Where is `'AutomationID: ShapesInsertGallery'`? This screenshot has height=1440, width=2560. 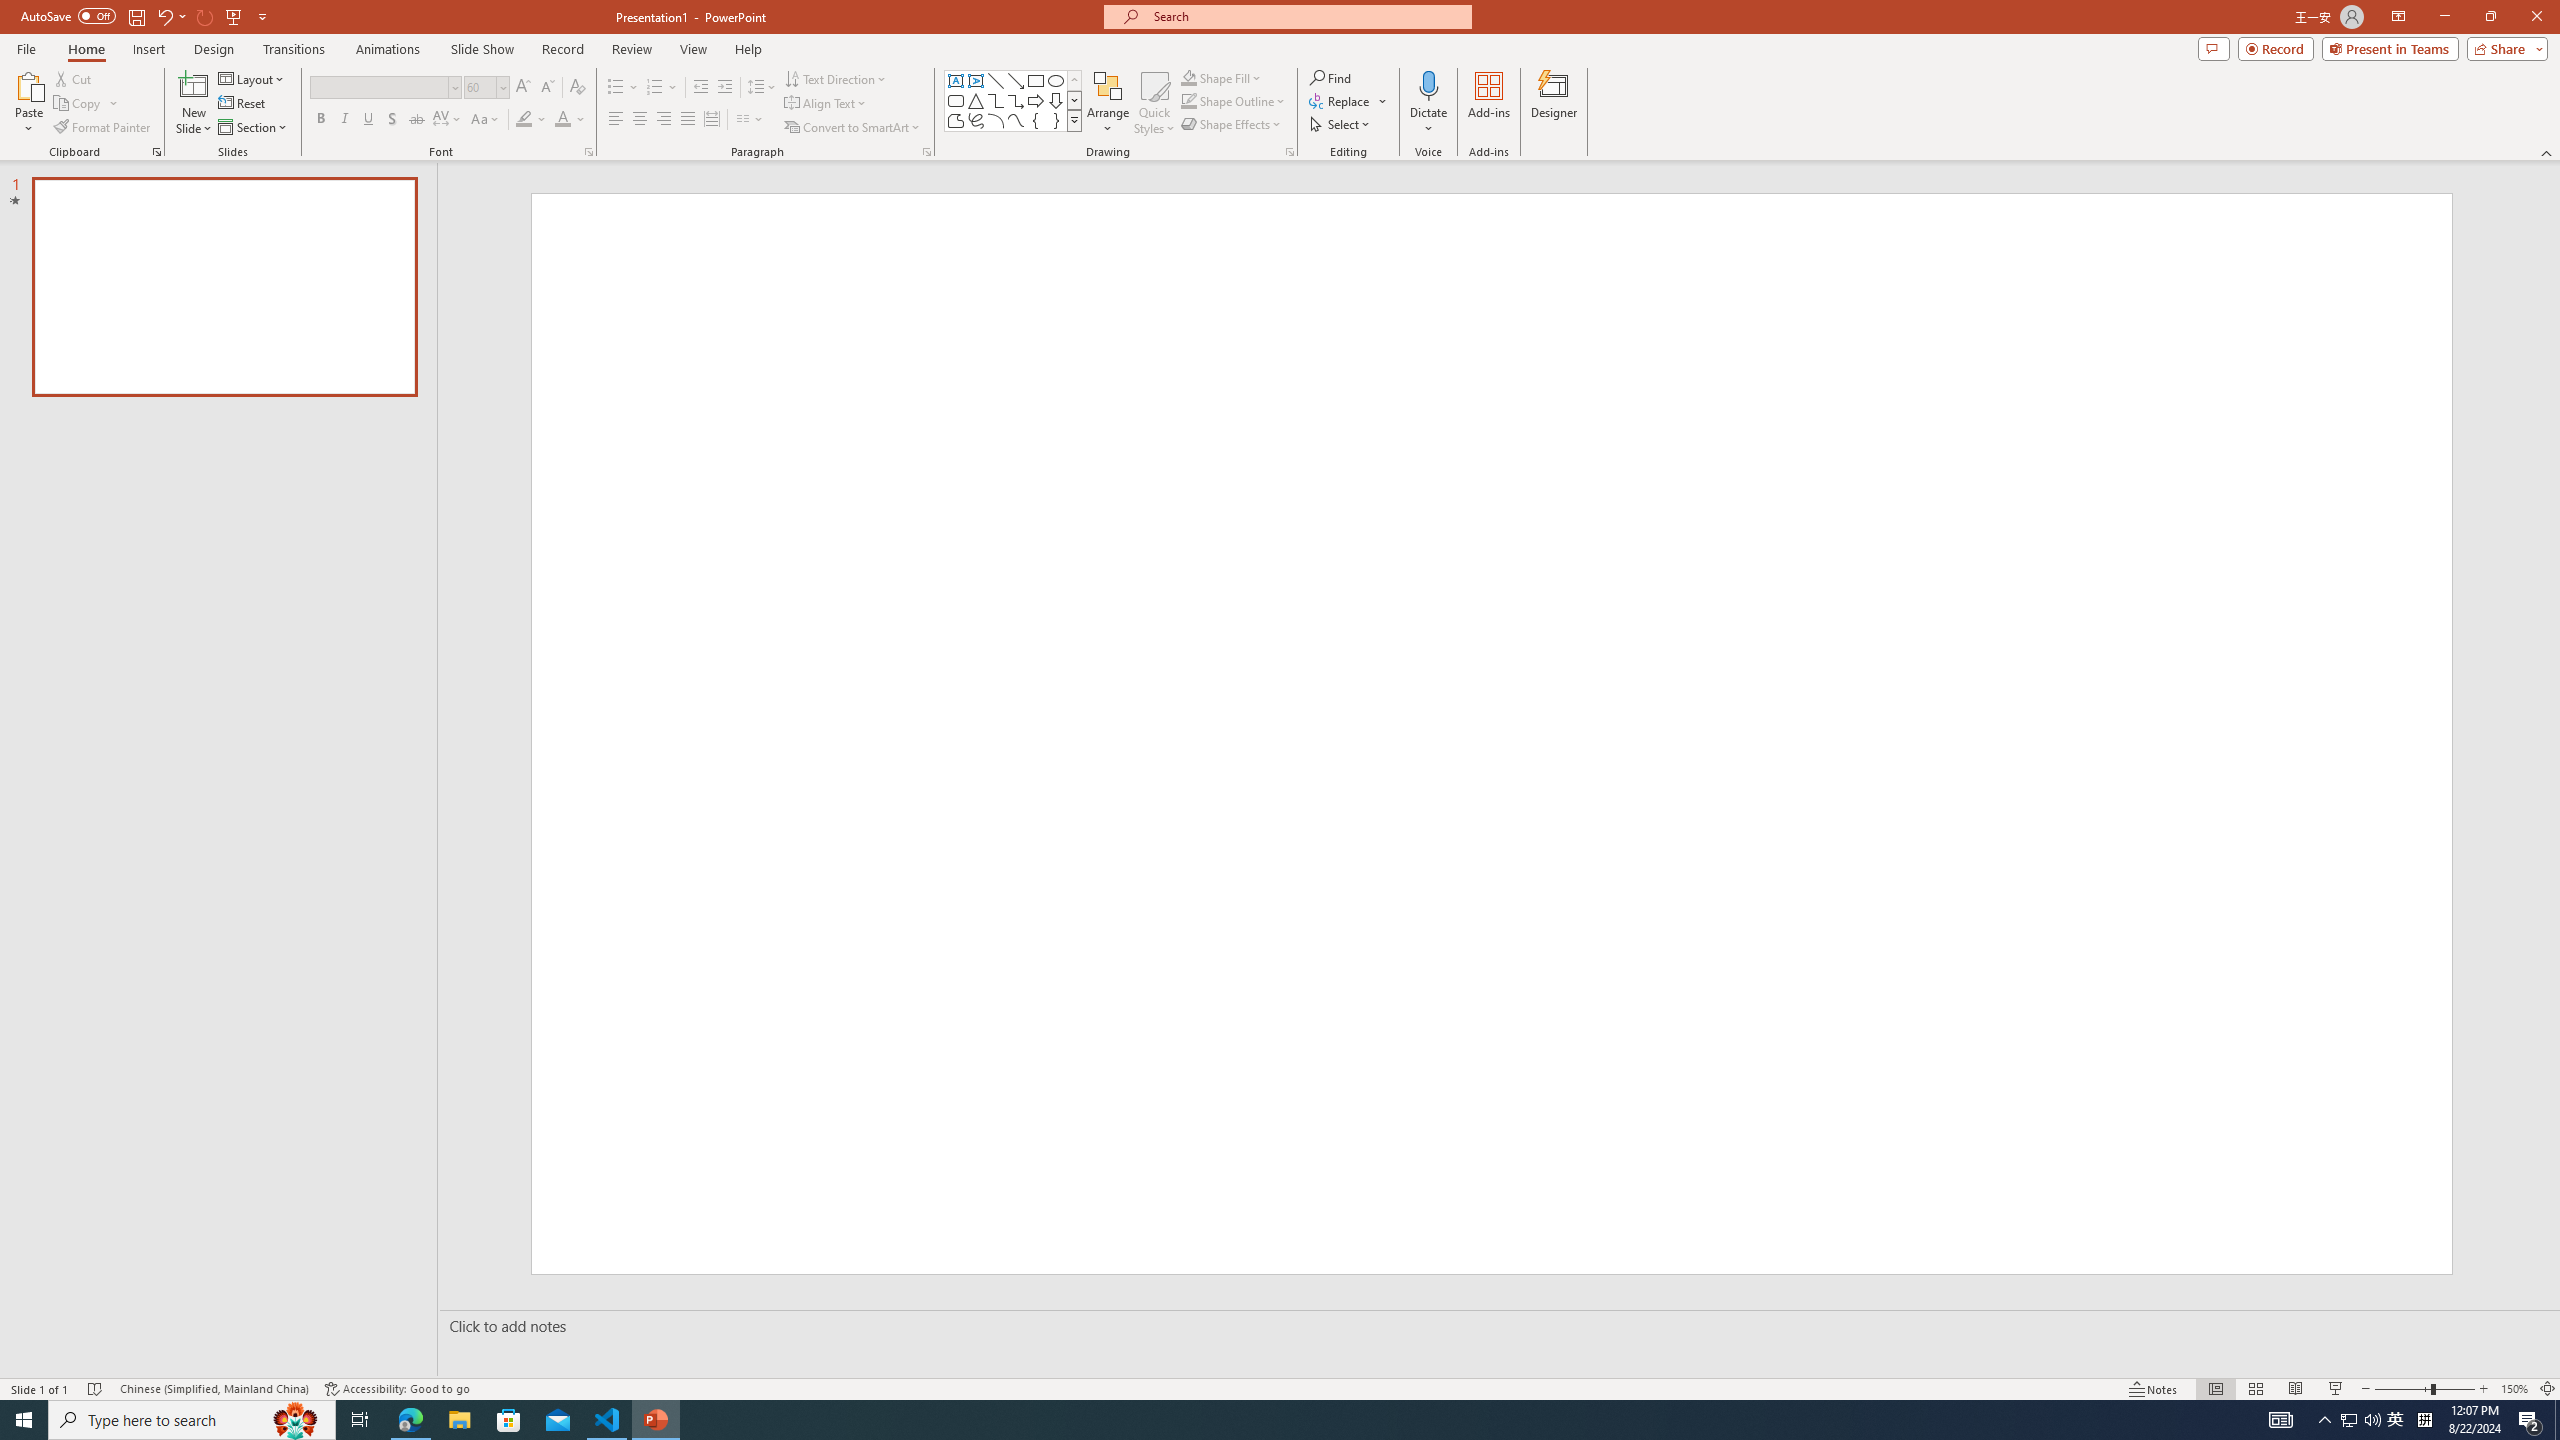 'AutomationID: ShapesInsertGallery' is located at coordinates (1012, 100).